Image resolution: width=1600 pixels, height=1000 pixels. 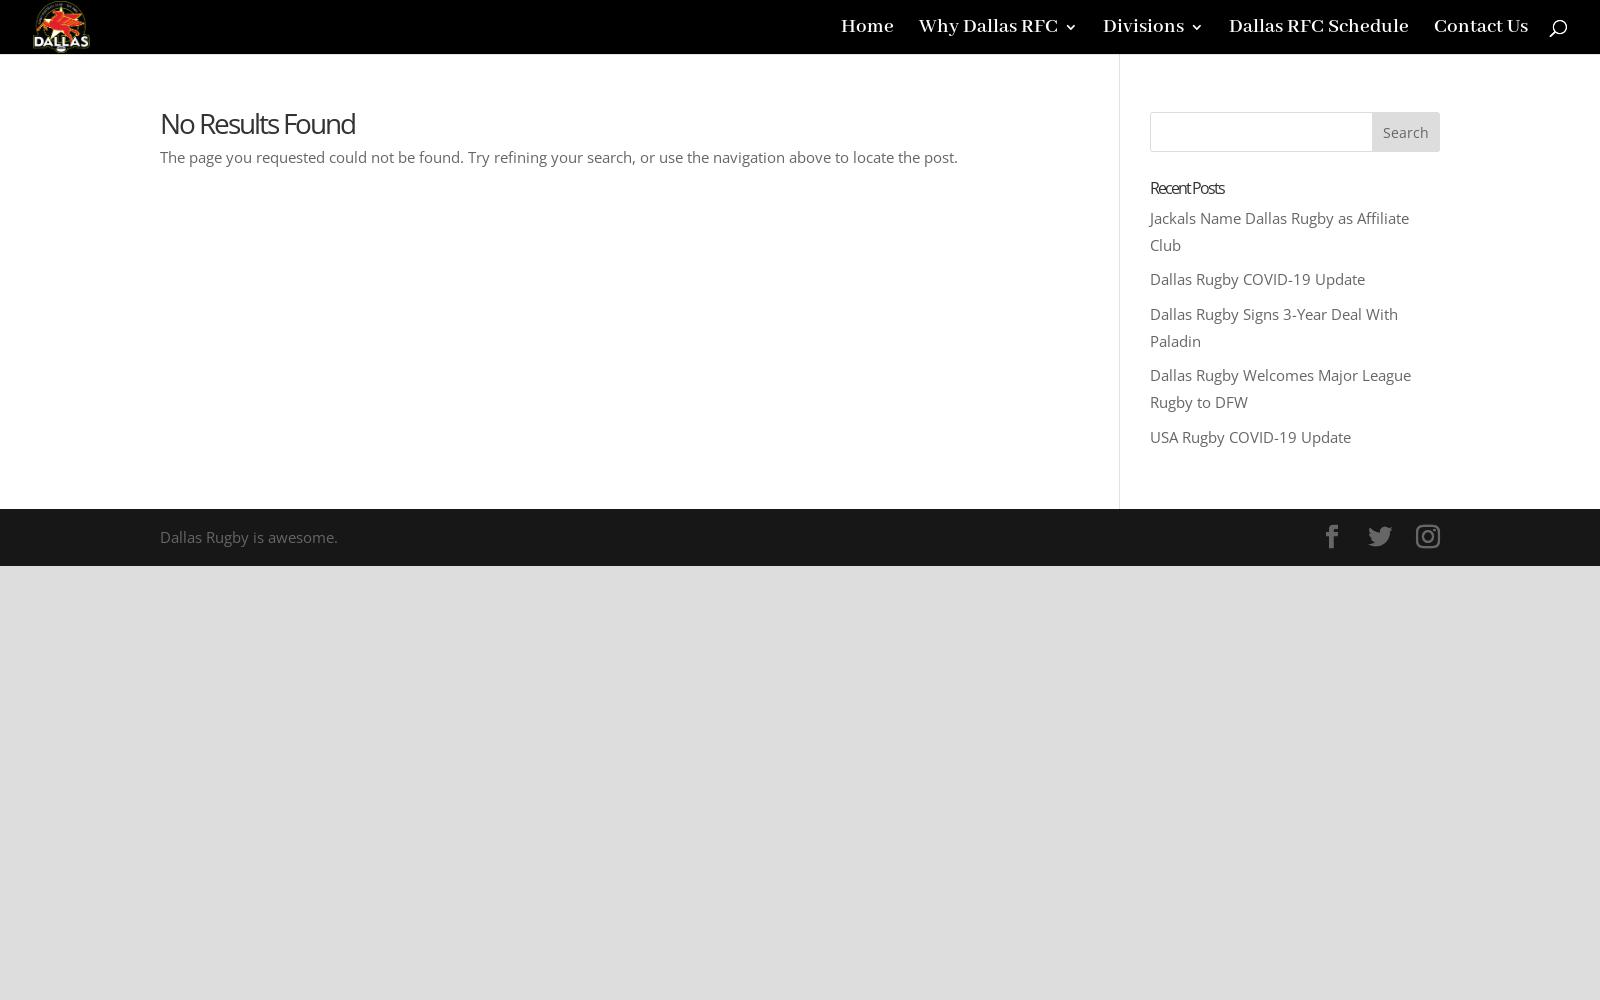 What do you see at coordinates (1014, 176) in the screenshot?
I see `'Hall of Fame'` at bounding box center [1014, 176].